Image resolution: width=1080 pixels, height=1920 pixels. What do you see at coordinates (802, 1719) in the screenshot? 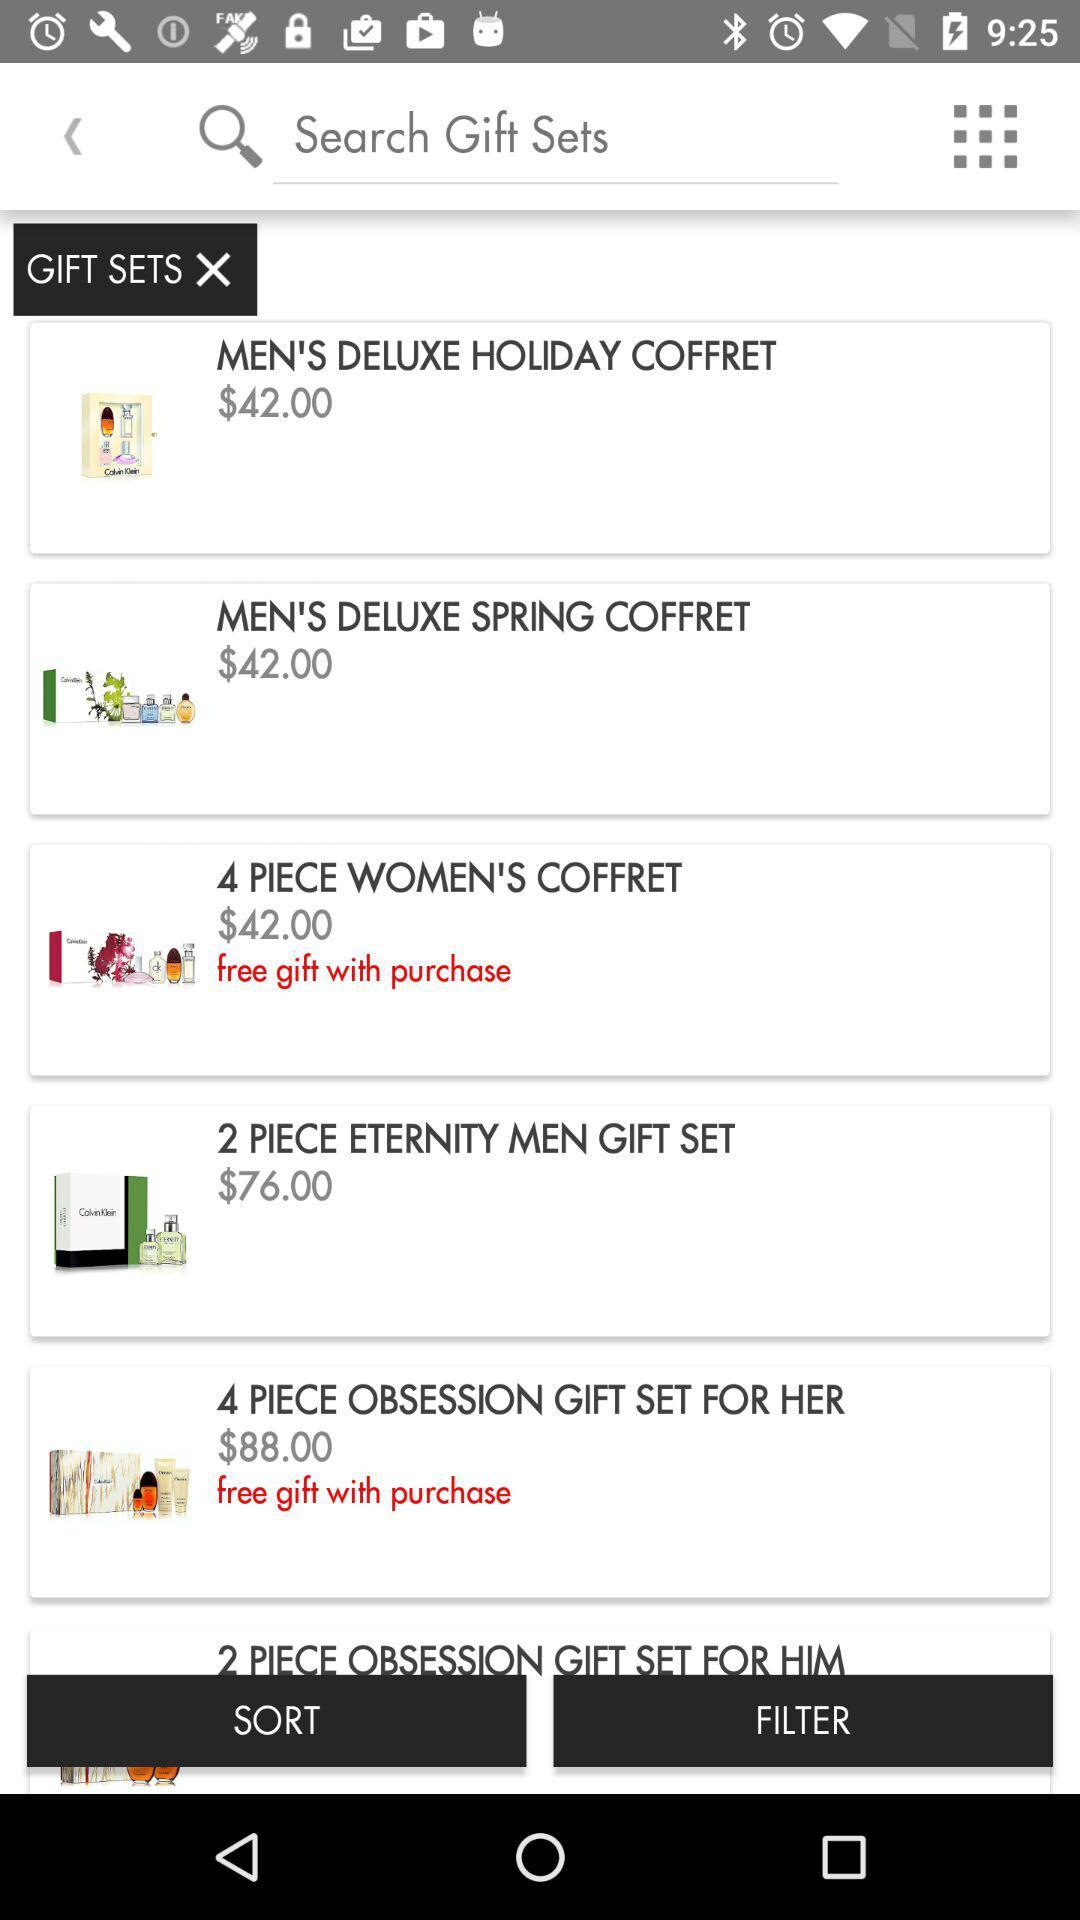
I see `the filter icon` at bounding box center [802, 1719].